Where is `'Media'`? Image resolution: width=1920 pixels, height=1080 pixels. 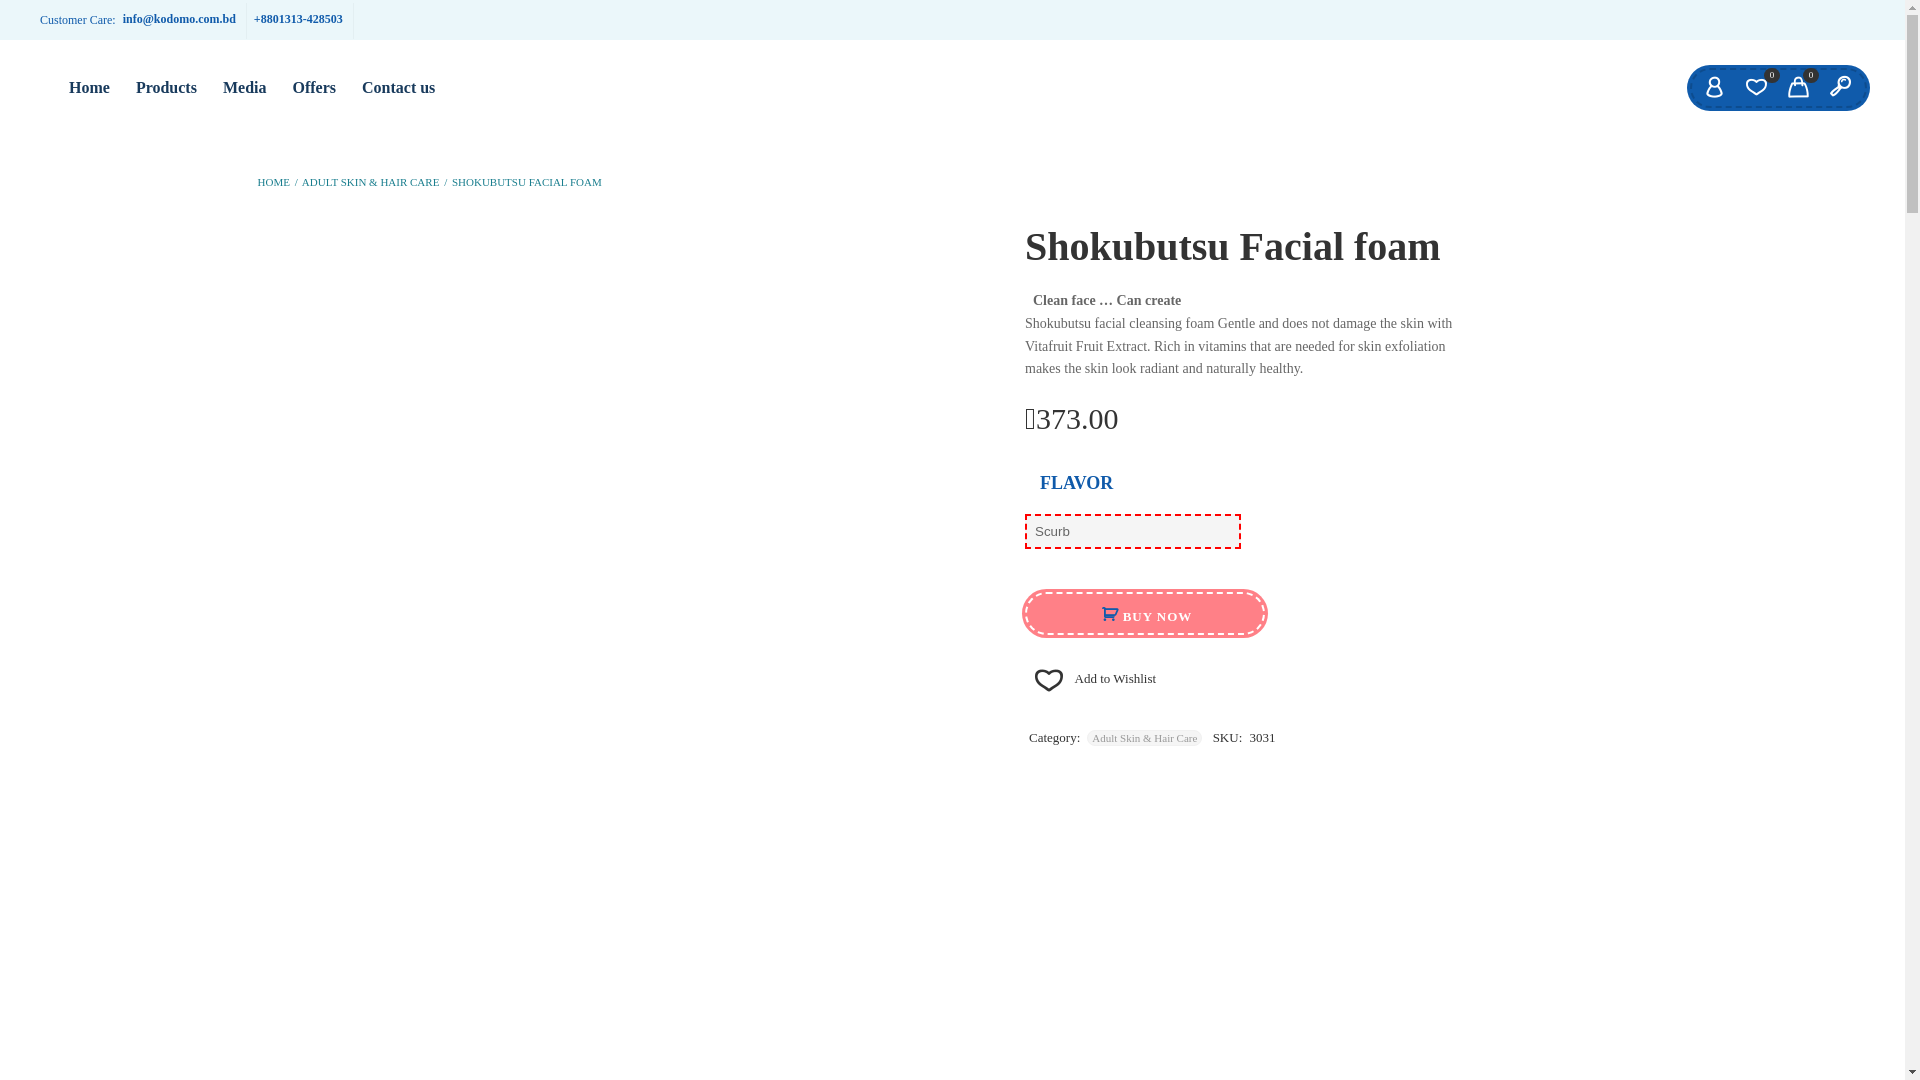
'Media' is located at coordinates (243, 87).